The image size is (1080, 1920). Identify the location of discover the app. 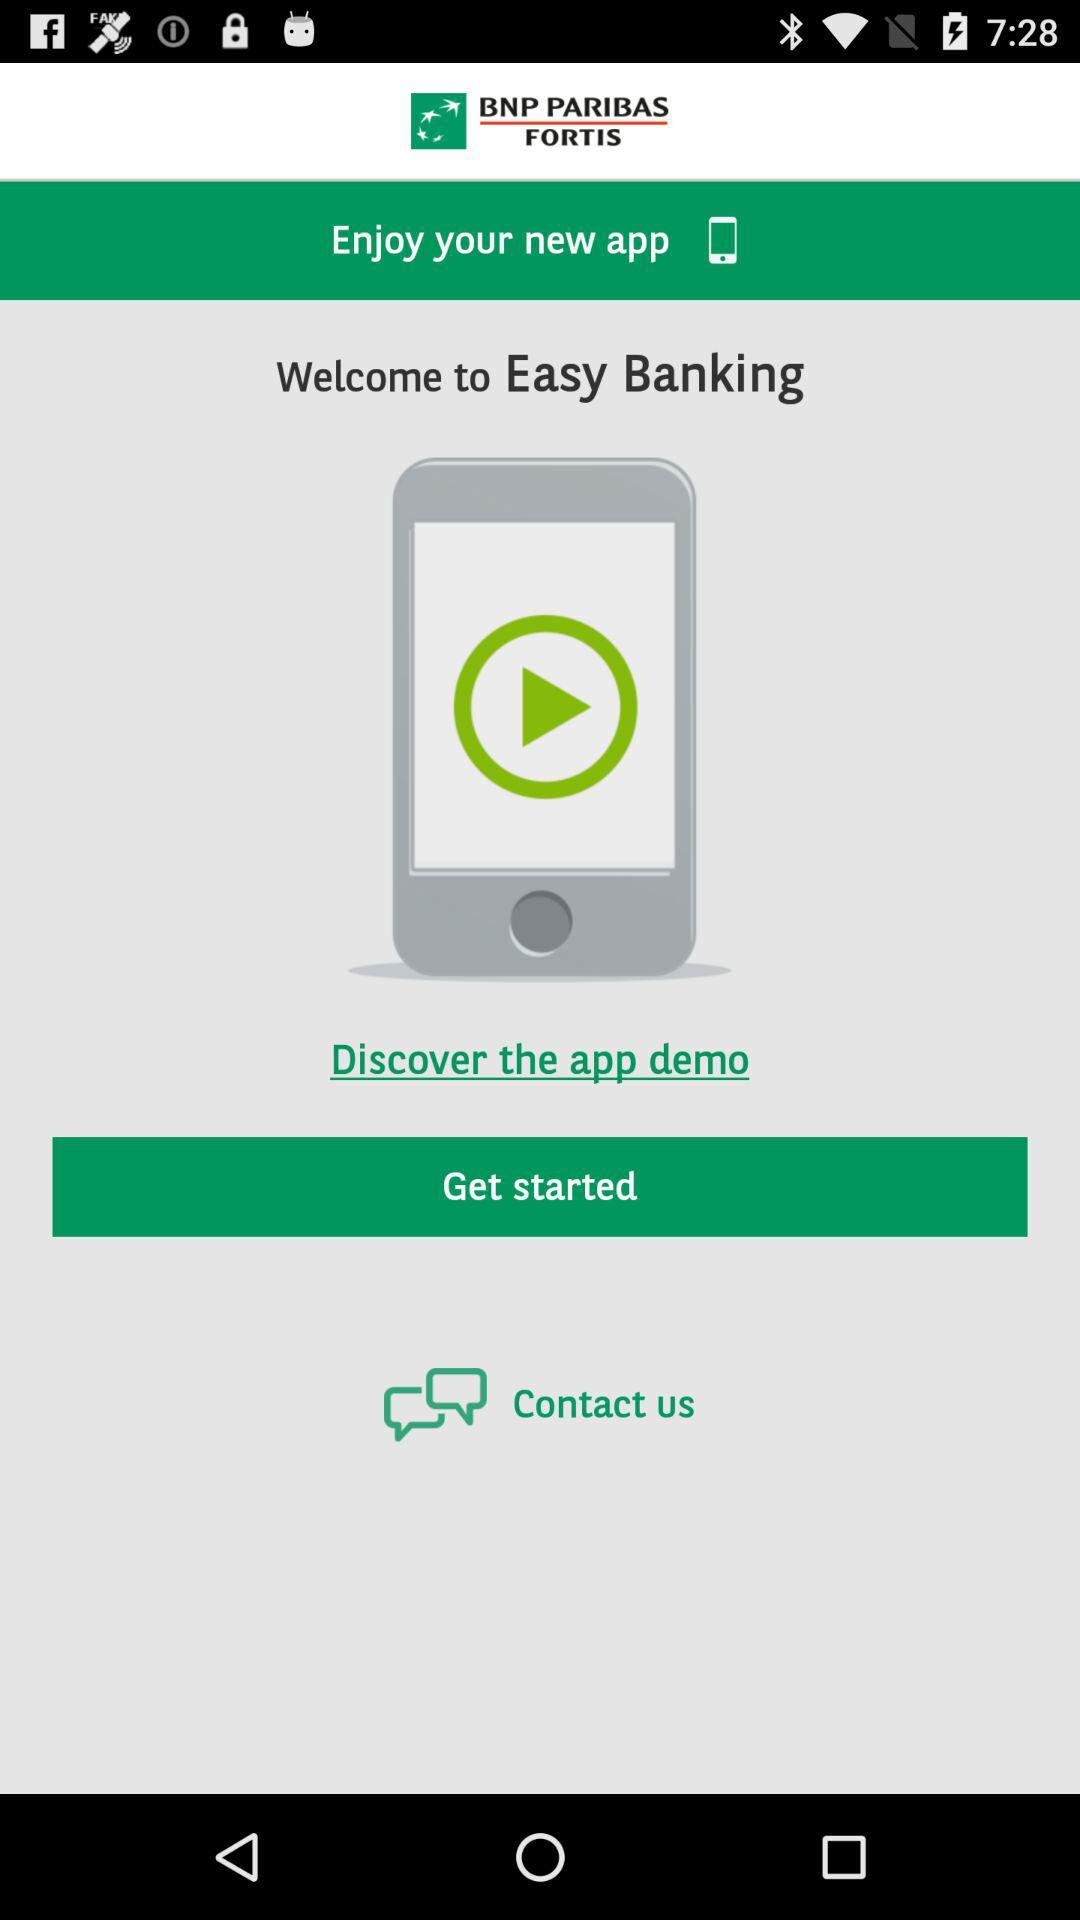
(538, 1033).